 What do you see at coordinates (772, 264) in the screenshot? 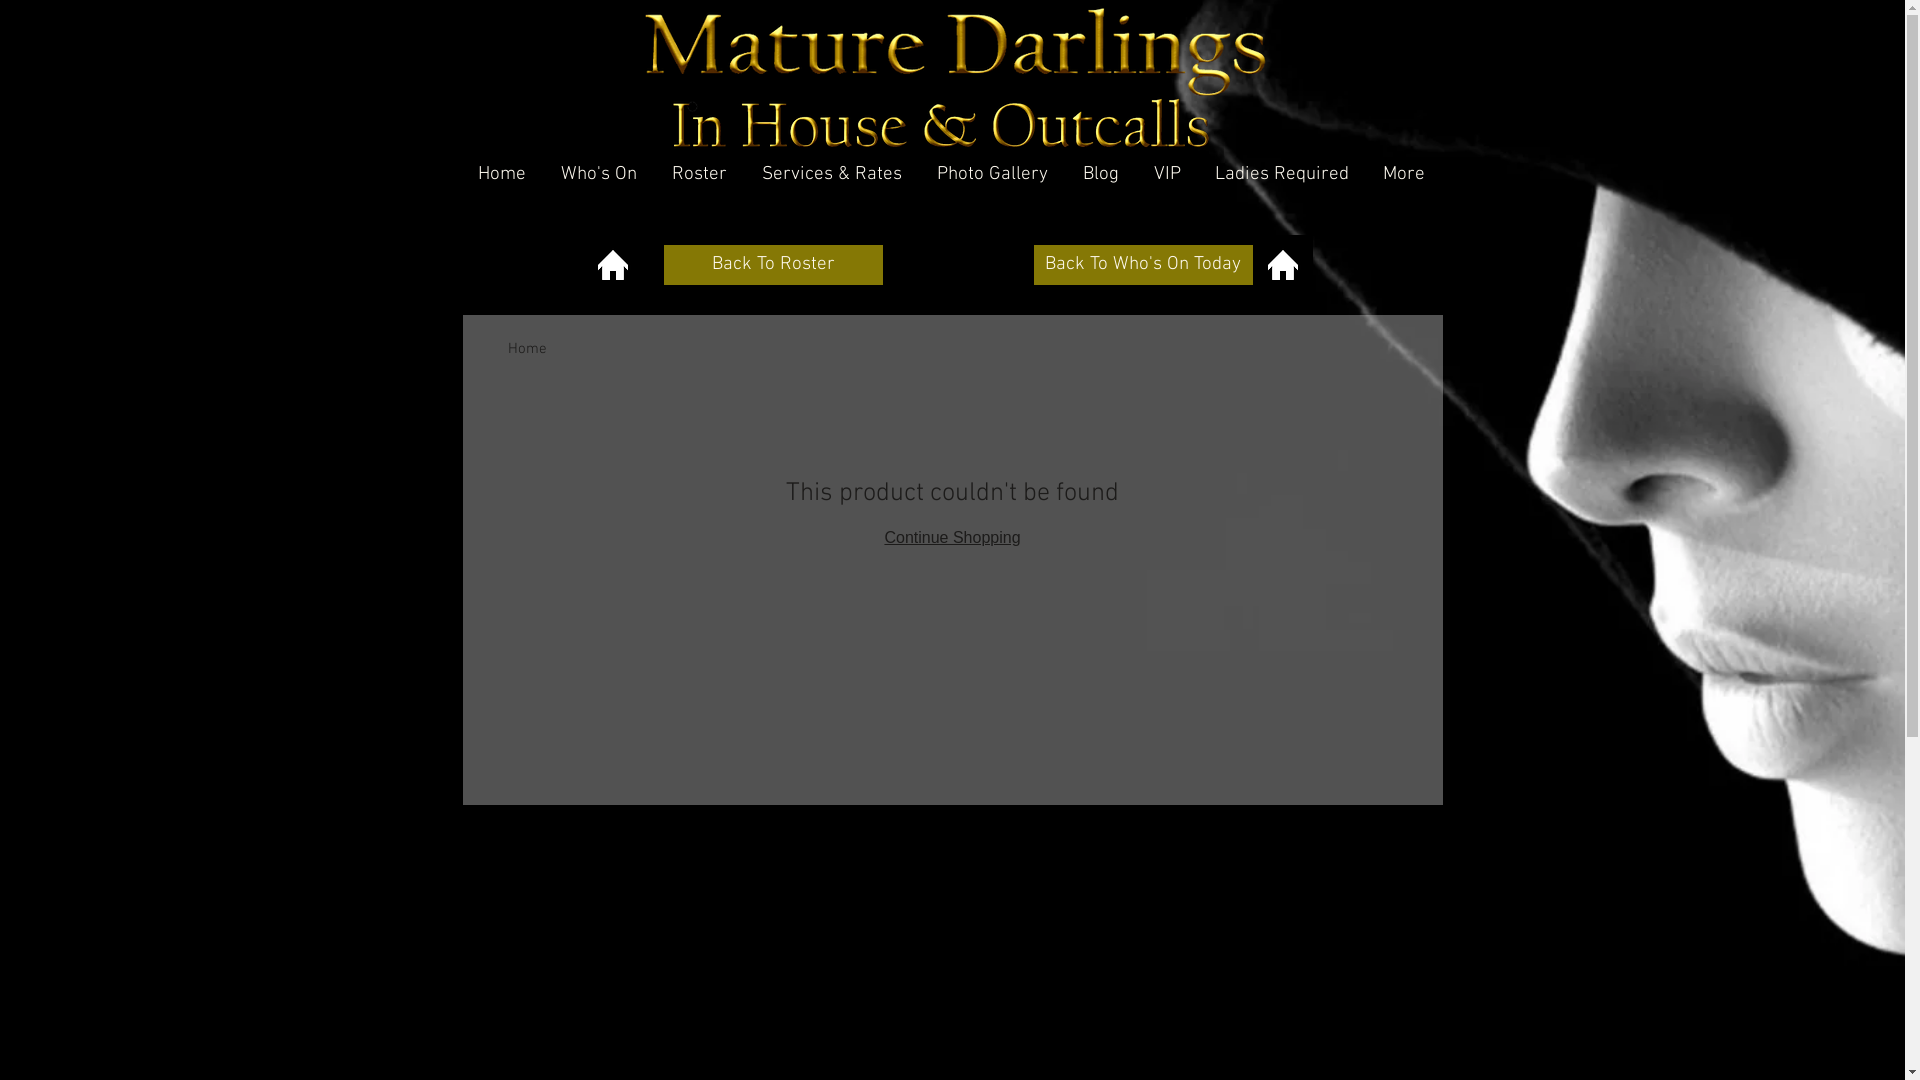
I see `'Back To Roster'` at bounding box center [772, 264].